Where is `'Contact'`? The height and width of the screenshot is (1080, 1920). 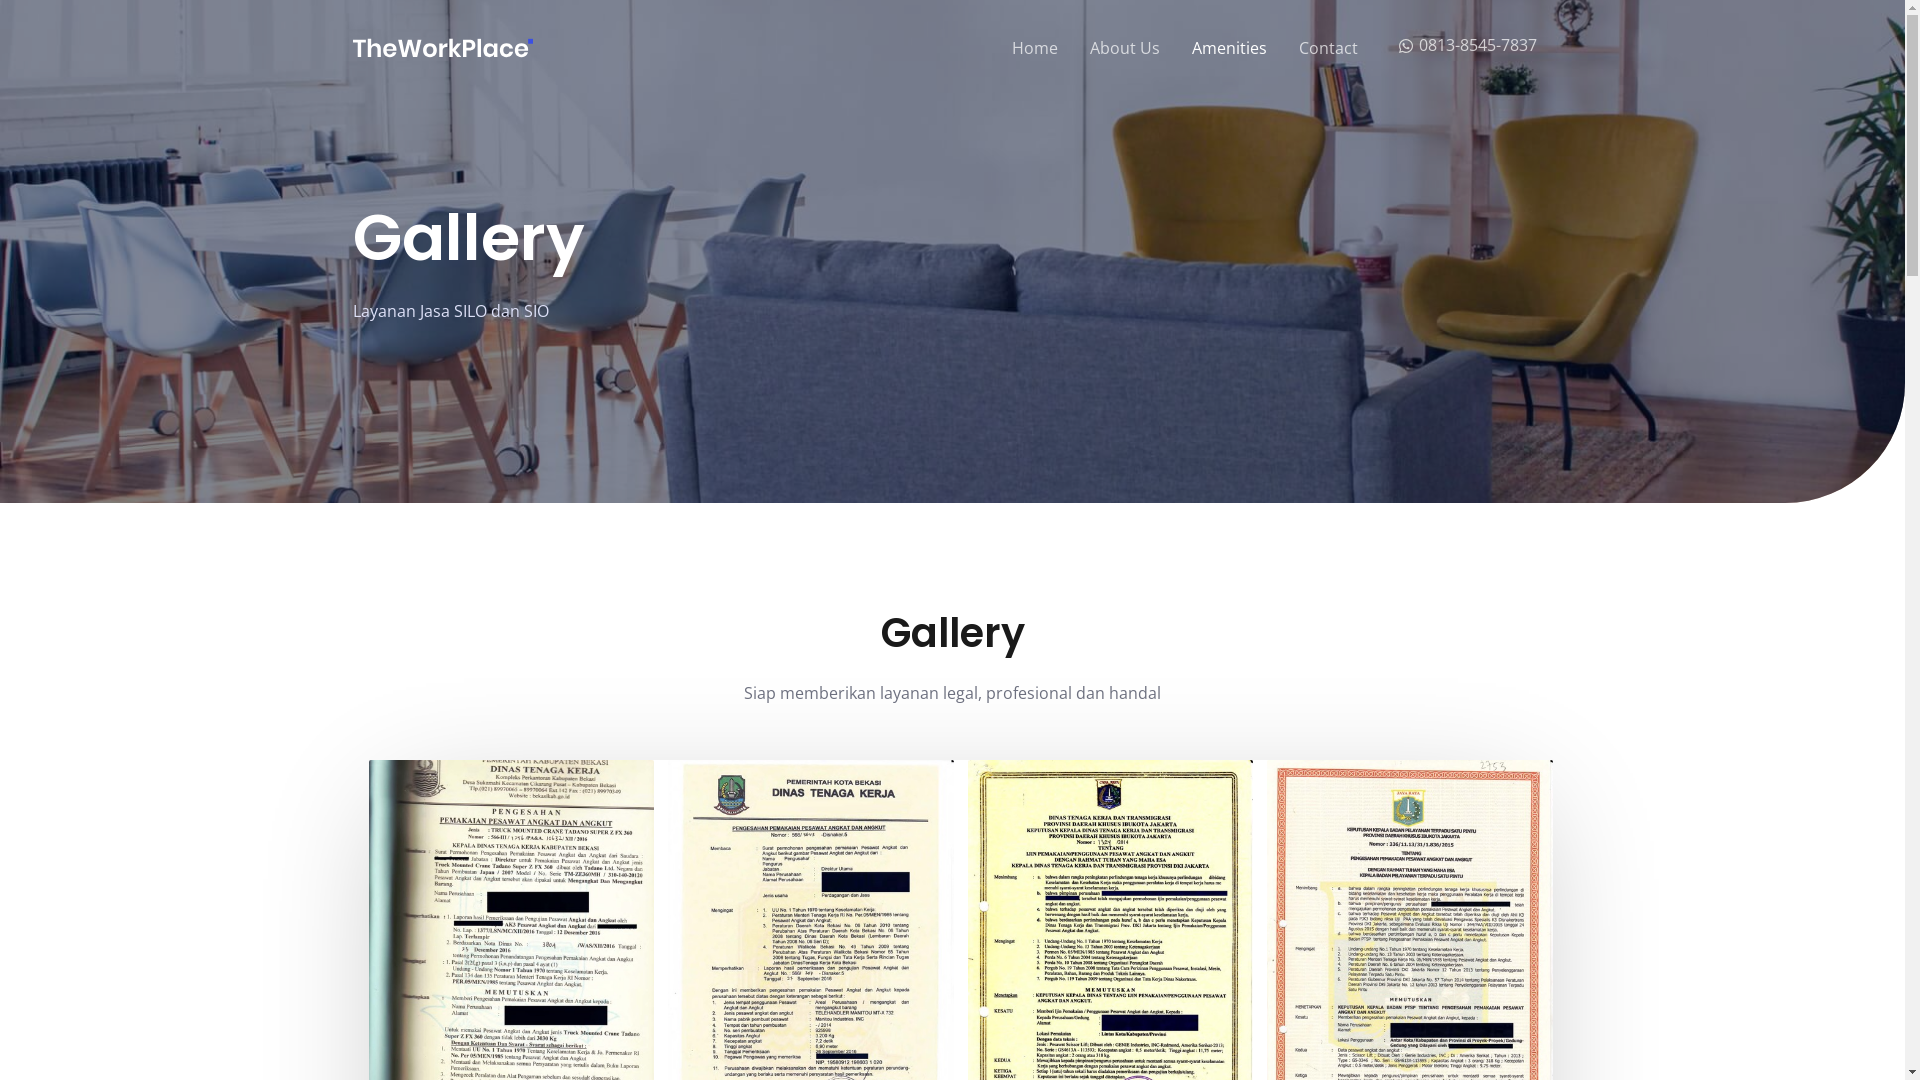 'Contact' is located at coordinates (1328, 46).